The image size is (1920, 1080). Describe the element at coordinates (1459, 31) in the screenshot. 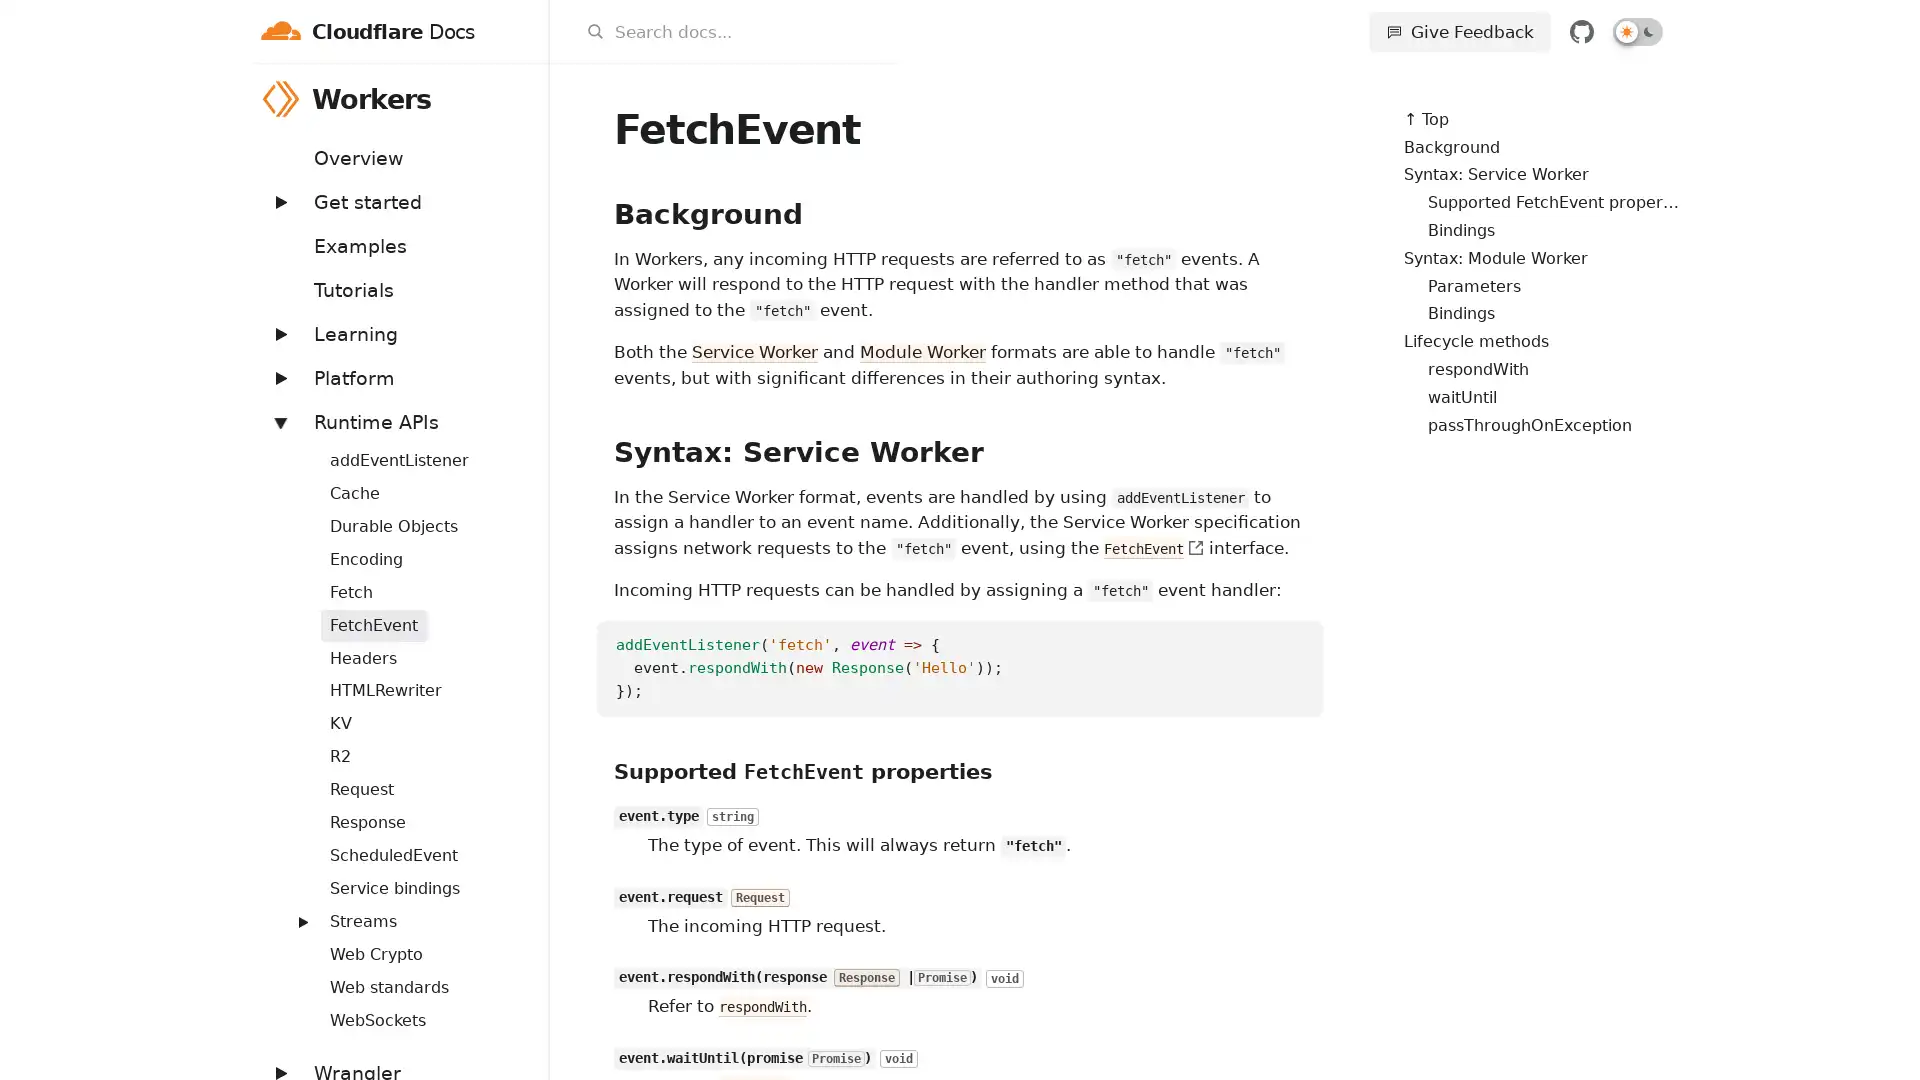

I see `Give Feedback` at that location.